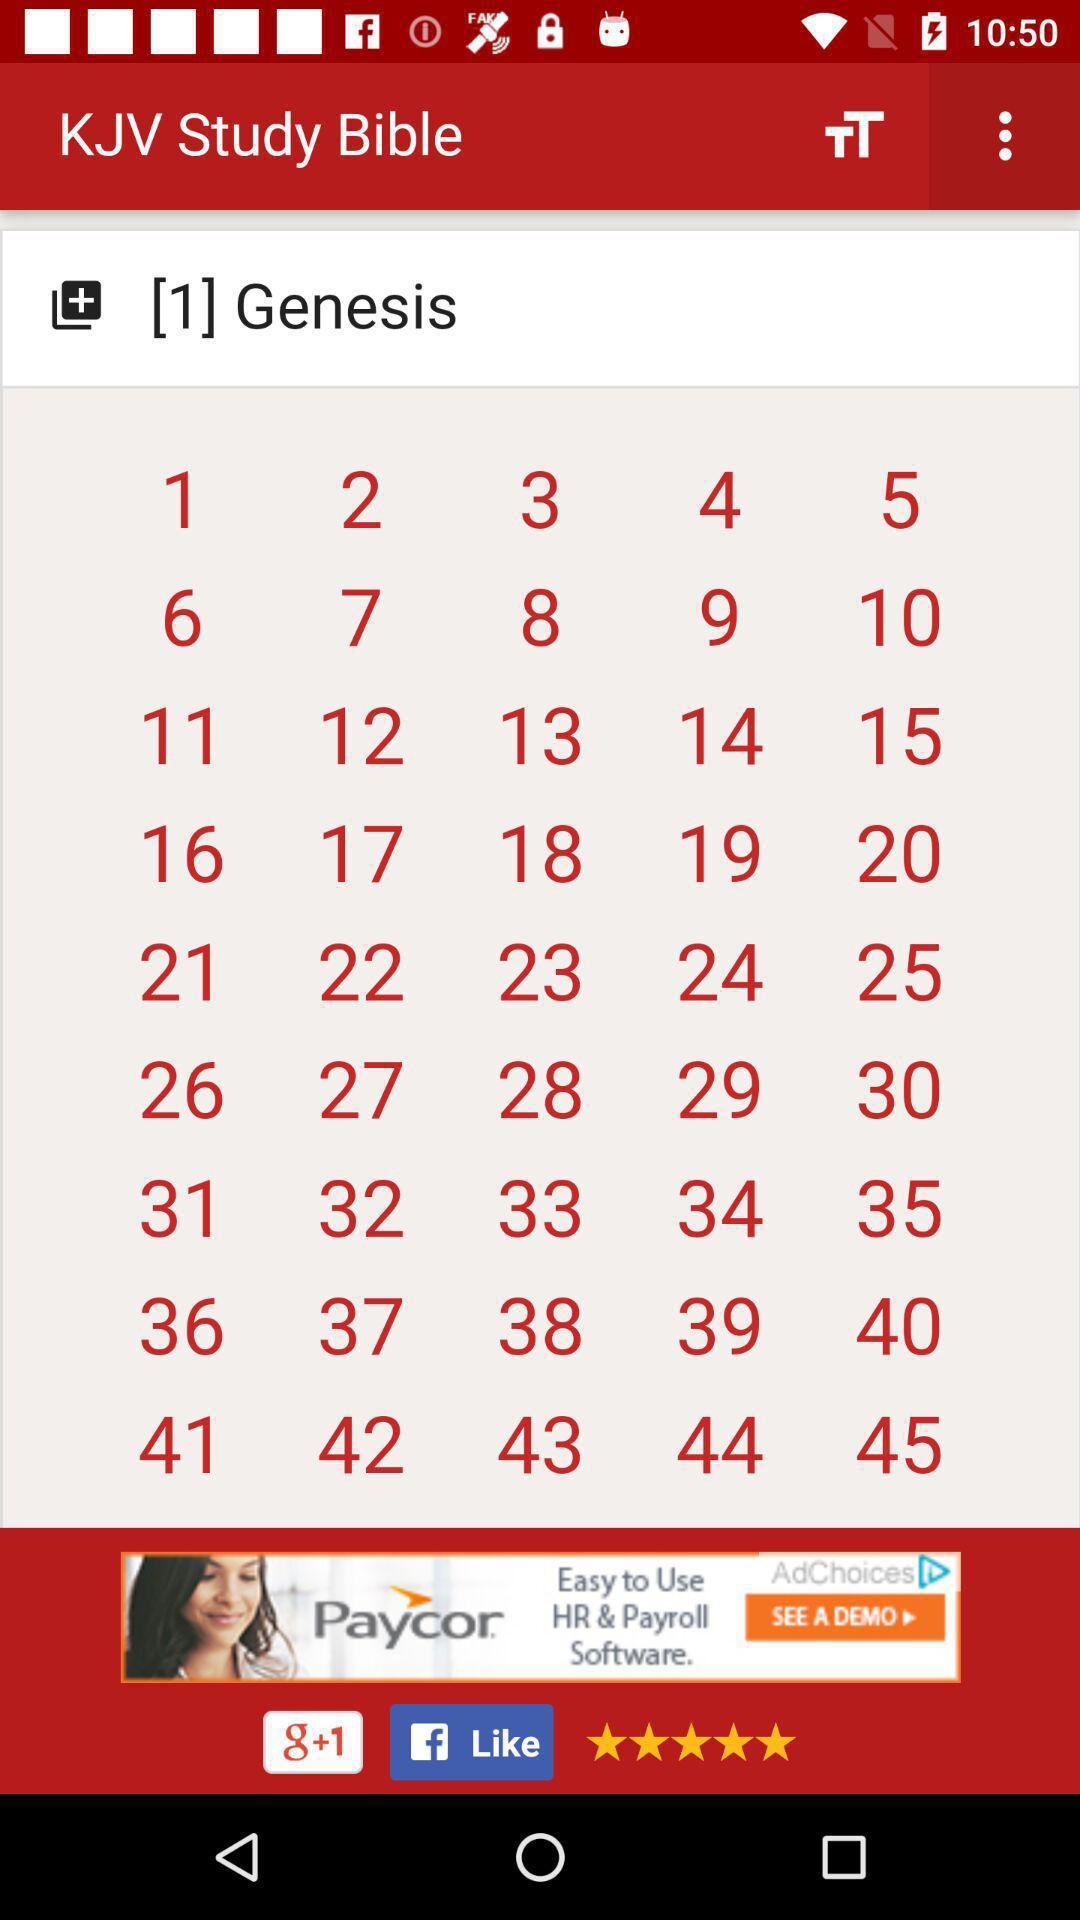  Describe the element at coordinates (683, 1740) in the screenshot. I see `rate the app` at that location.